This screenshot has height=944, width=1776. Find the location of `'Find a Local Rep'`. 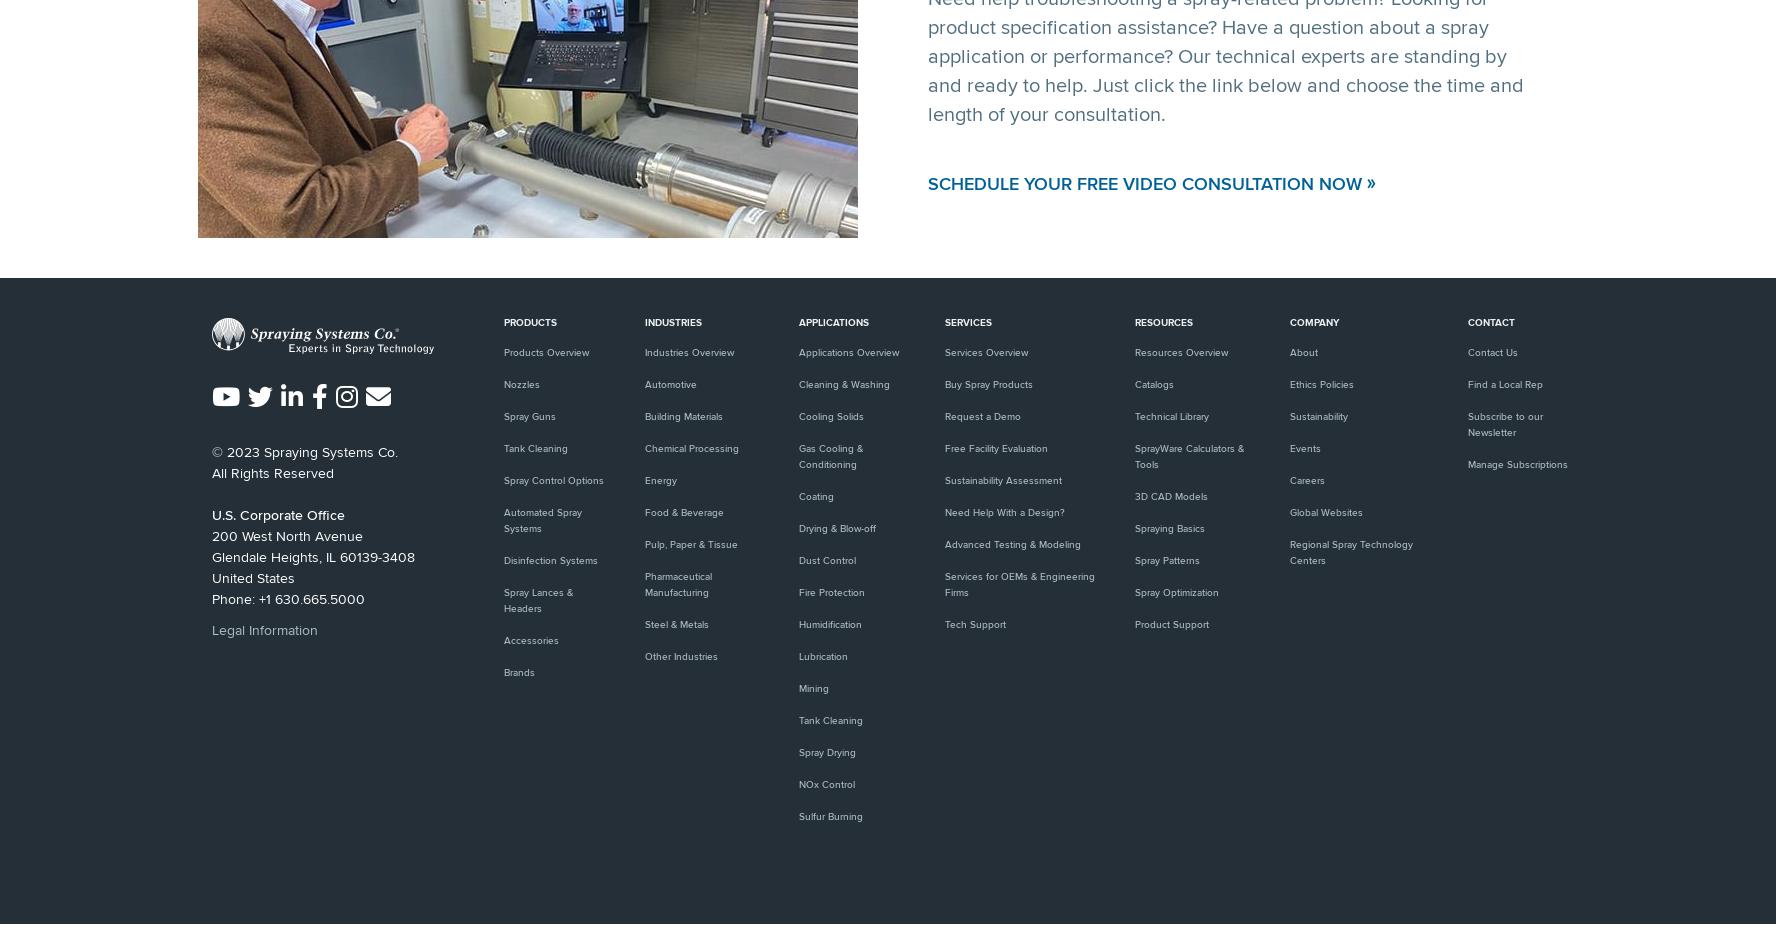

'Find a Local Rep' is located at coordinates (1466, 384).